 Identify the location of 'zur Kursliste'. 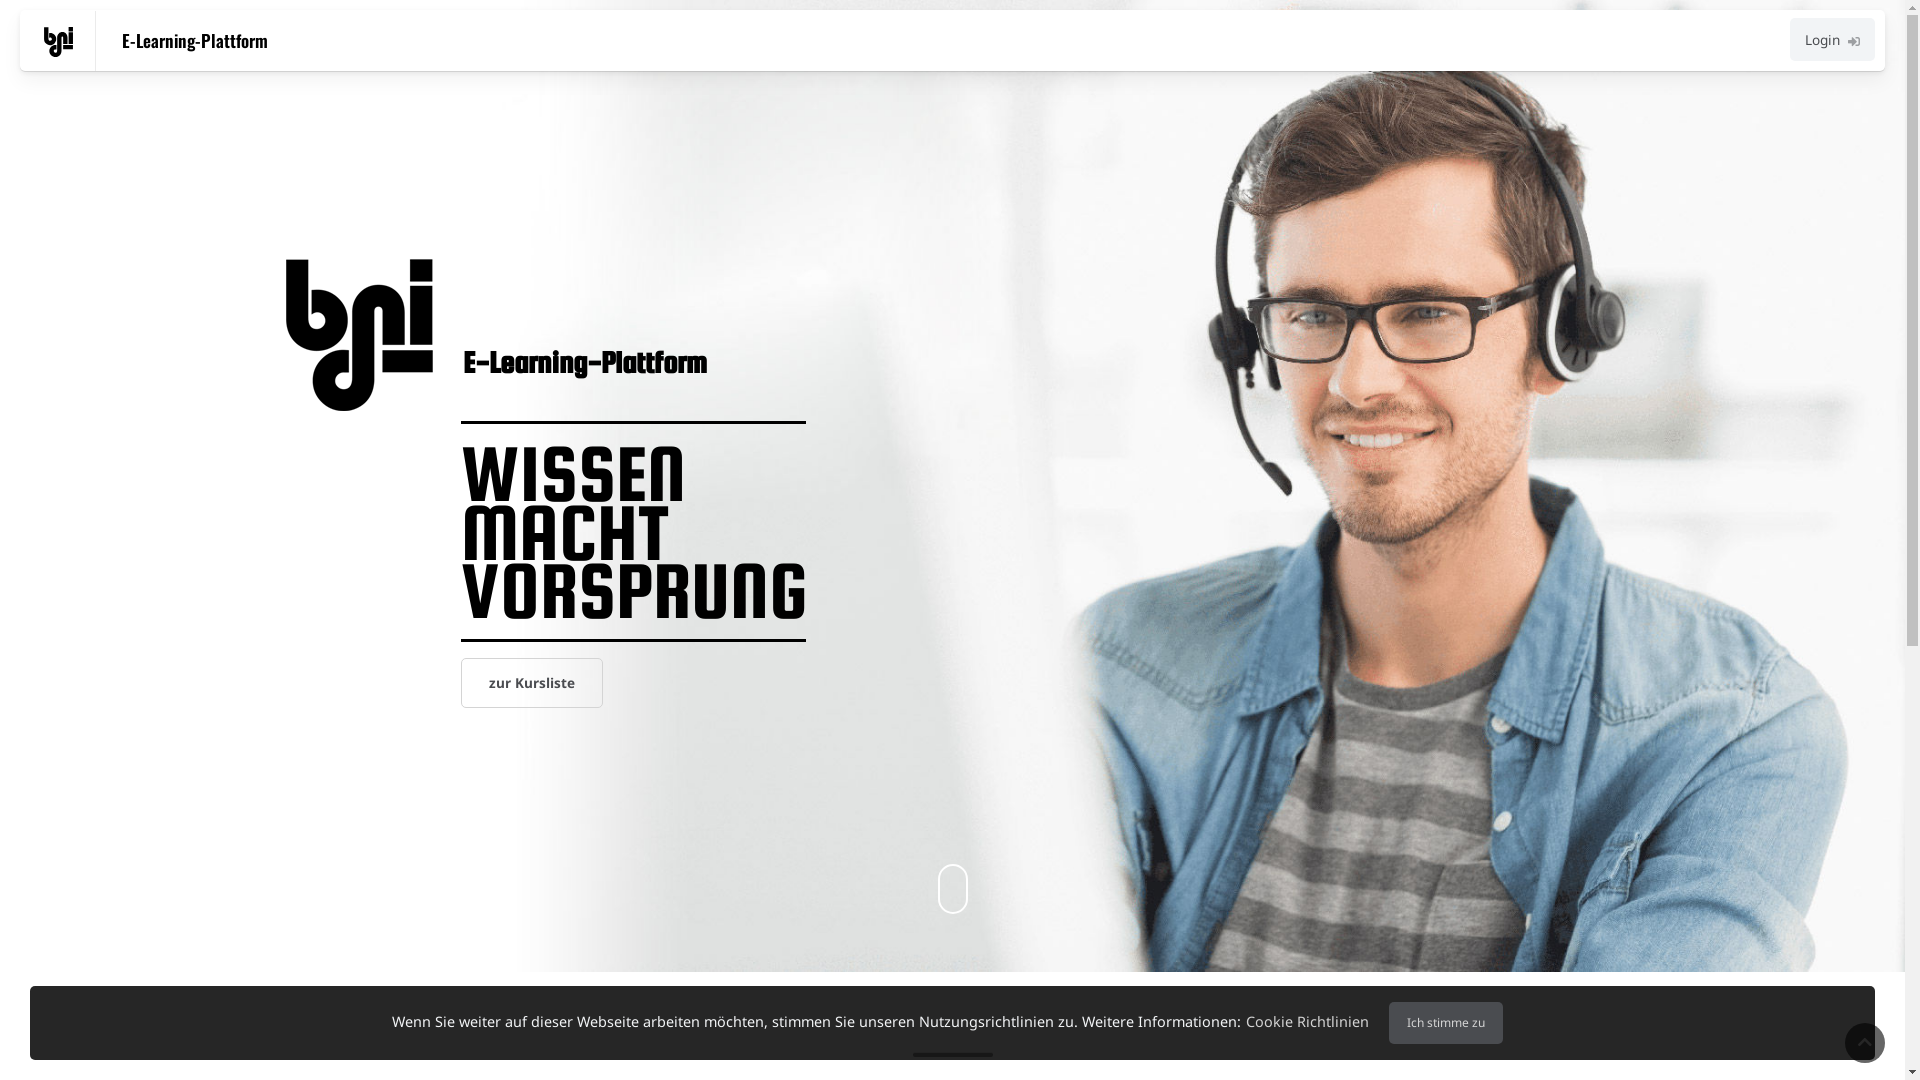
(532, 681).